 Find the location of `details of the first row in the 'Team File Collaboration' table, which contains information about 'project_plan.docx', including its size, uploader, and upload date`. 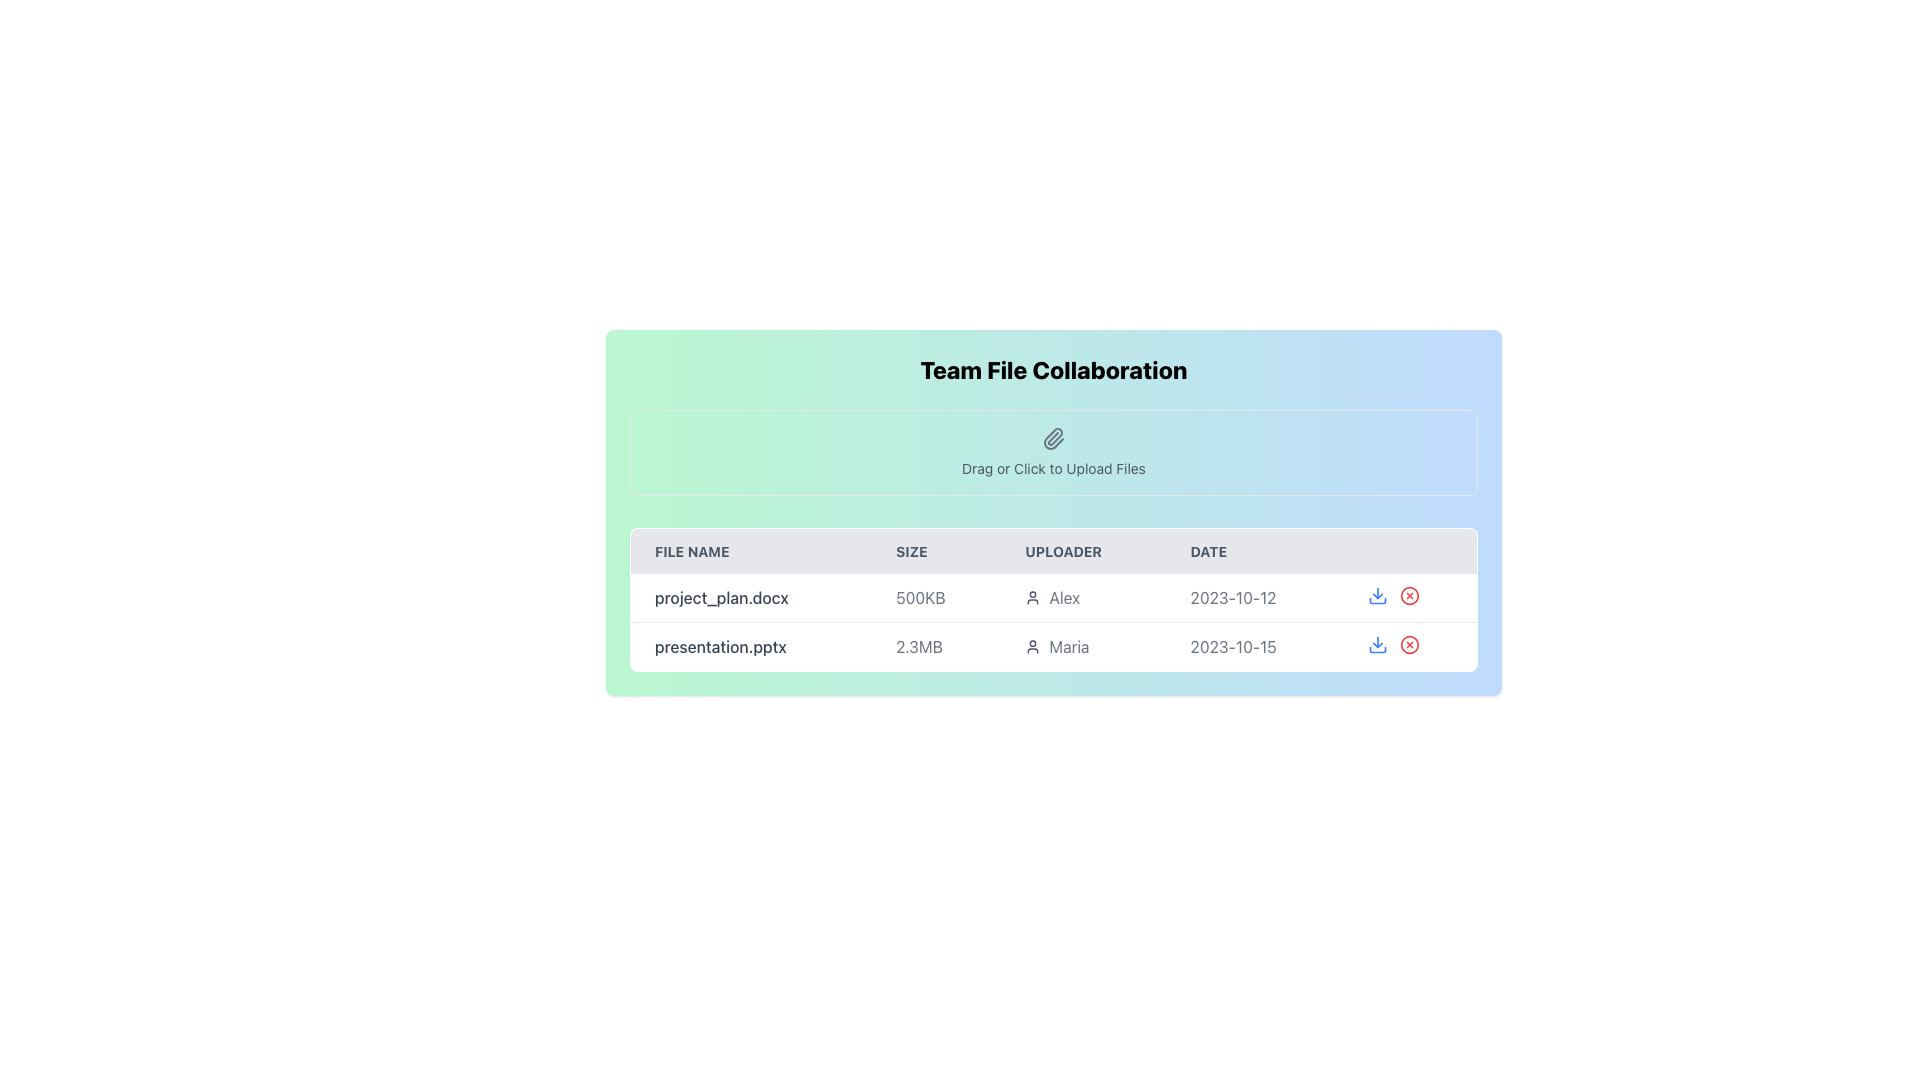

details of the first row in the 'Team File Collaboration' table, which contains information about 'project_plan.docx', including its size, uploader, and upload date is located at coordinates (1053, 596).